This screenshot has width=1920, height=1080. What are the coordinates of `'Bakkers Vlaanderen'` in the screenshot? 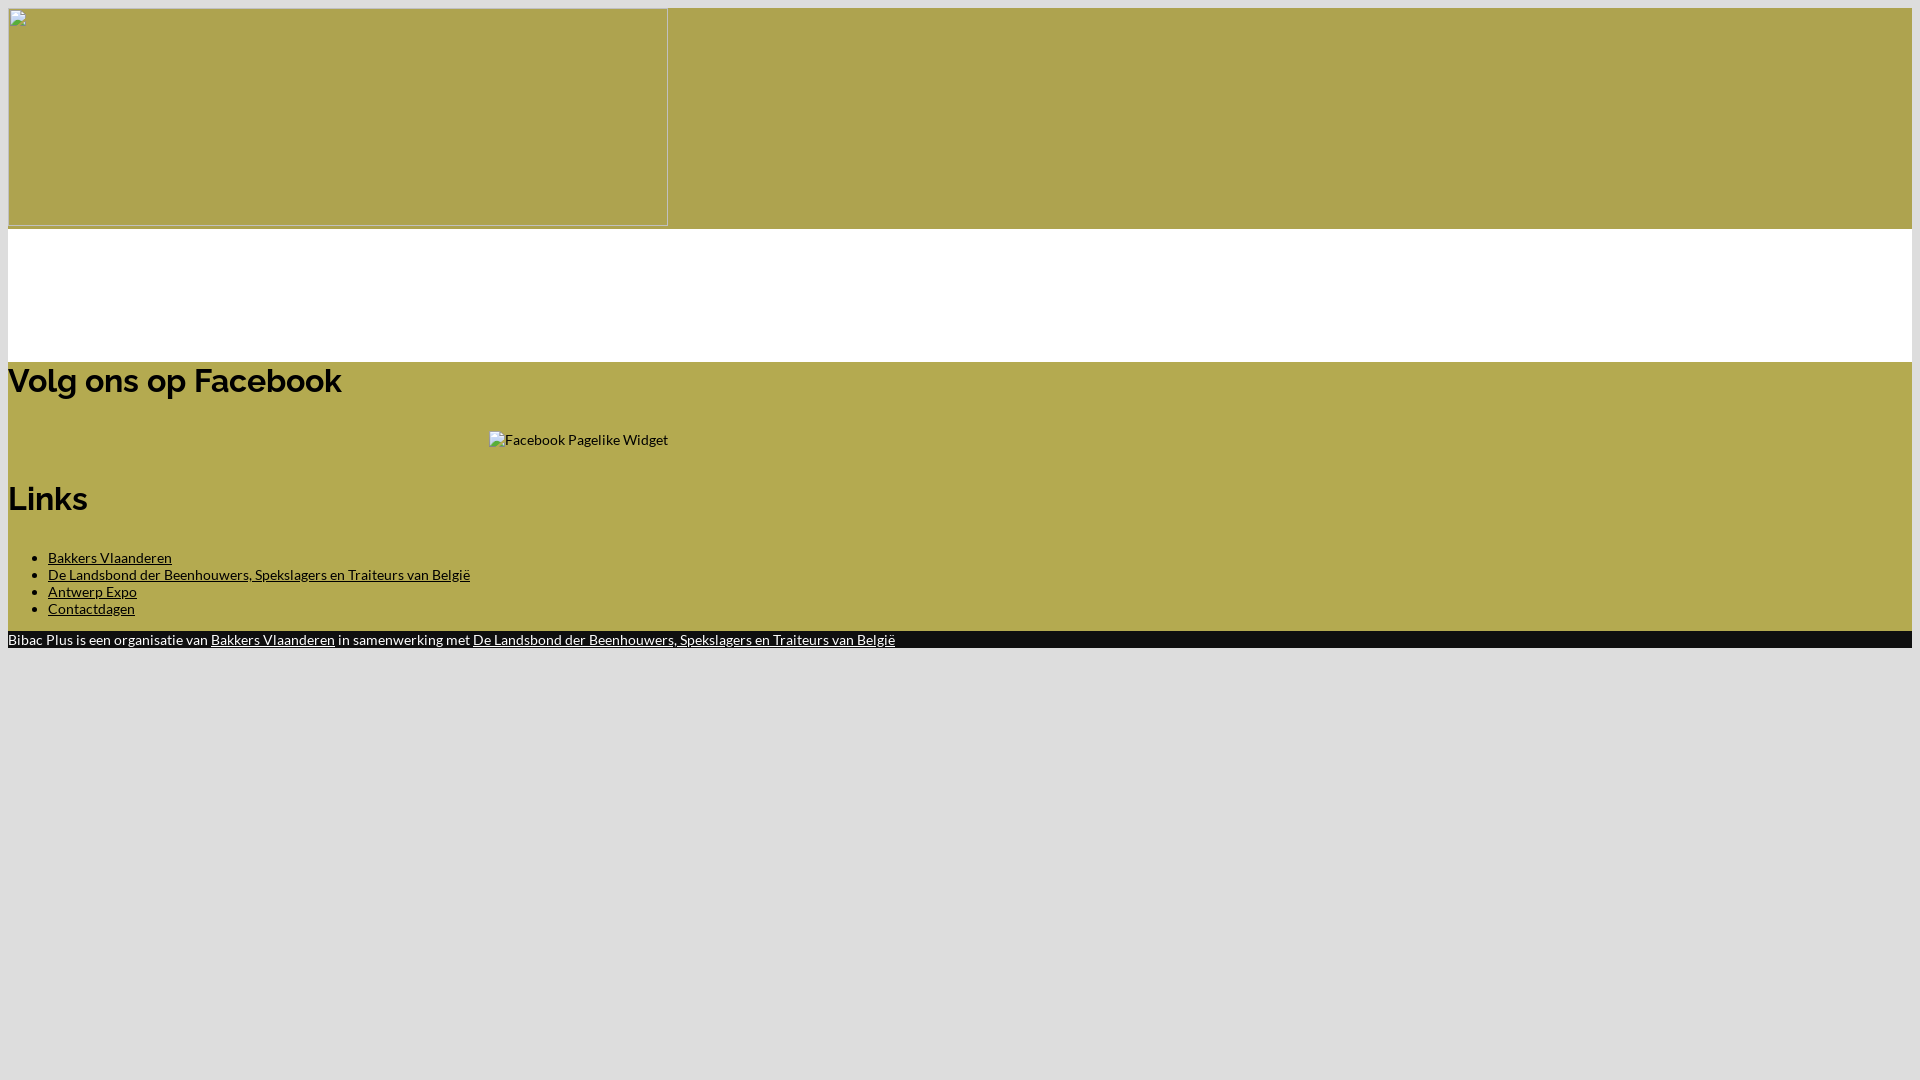 It's located at (211, 639).